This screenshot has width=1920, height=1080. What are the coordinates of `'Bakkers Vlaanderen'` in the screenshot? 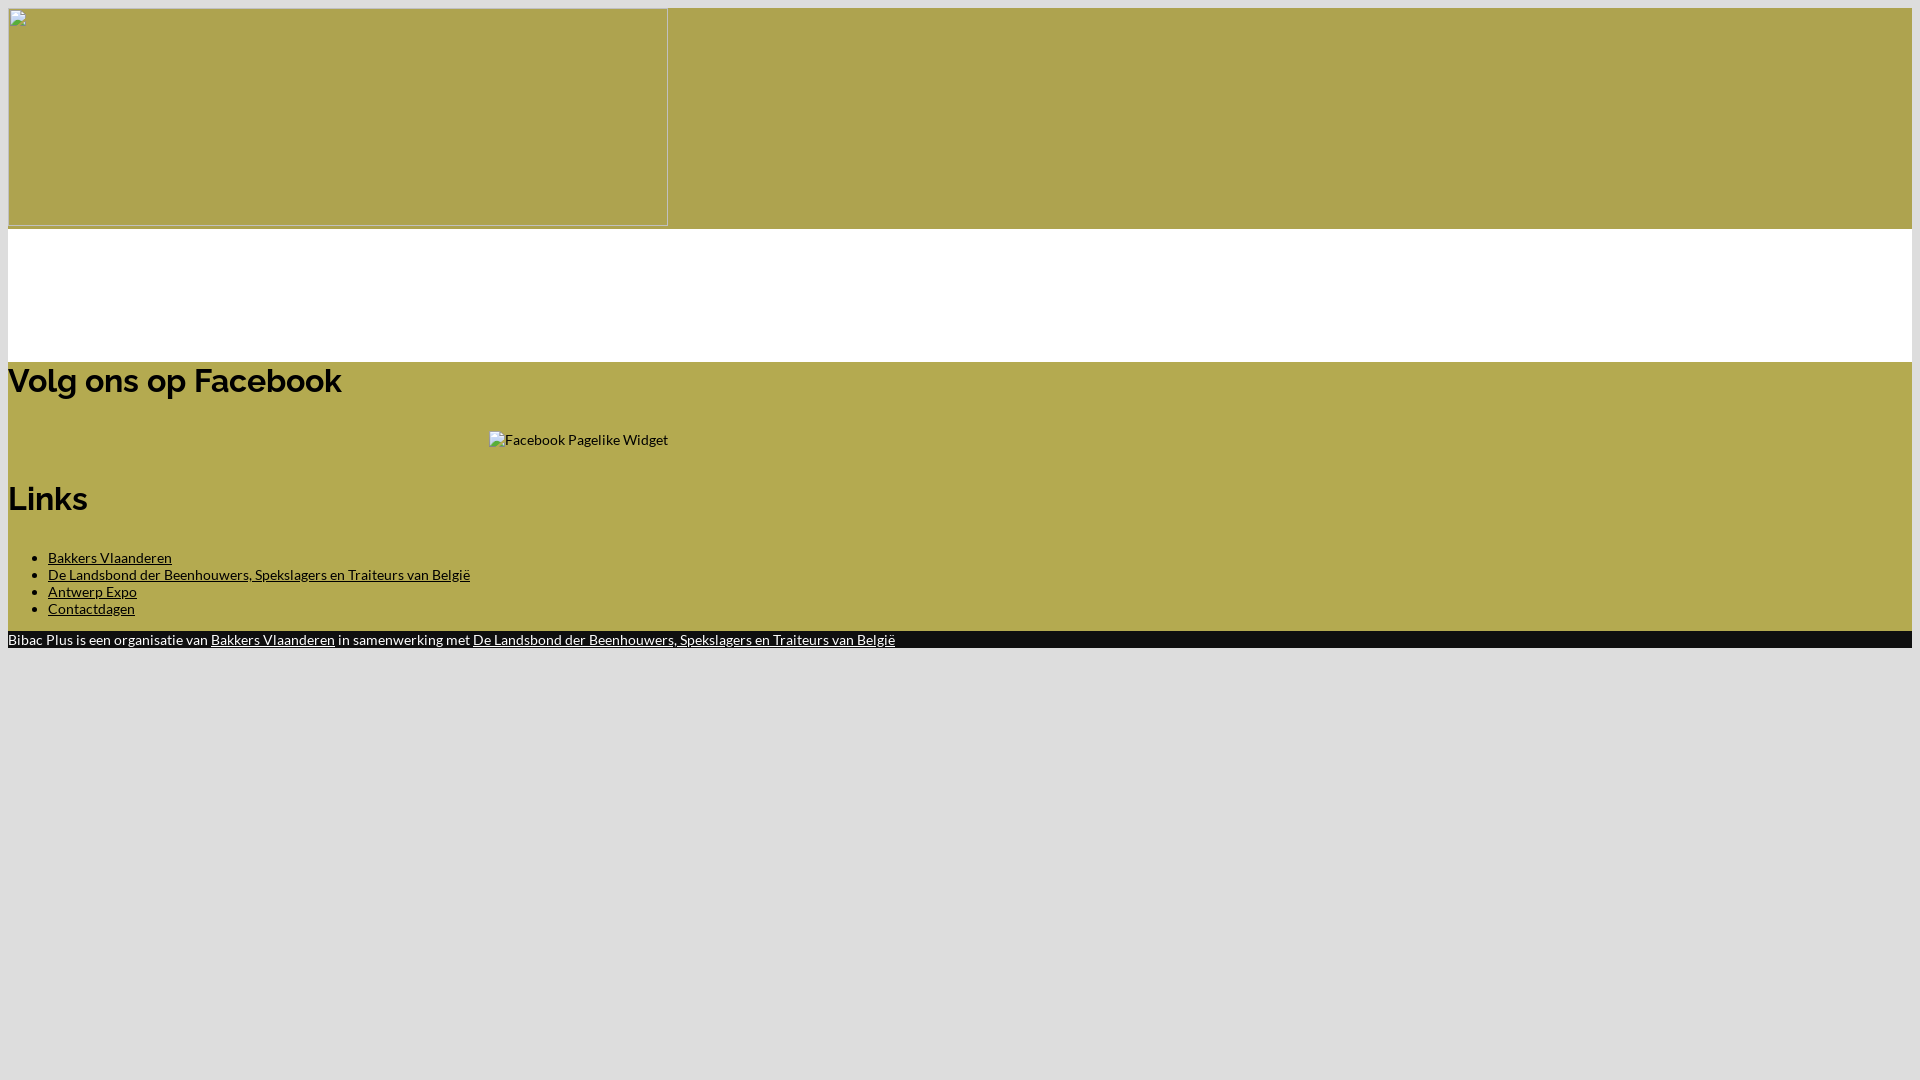 It's located at (211, 639).